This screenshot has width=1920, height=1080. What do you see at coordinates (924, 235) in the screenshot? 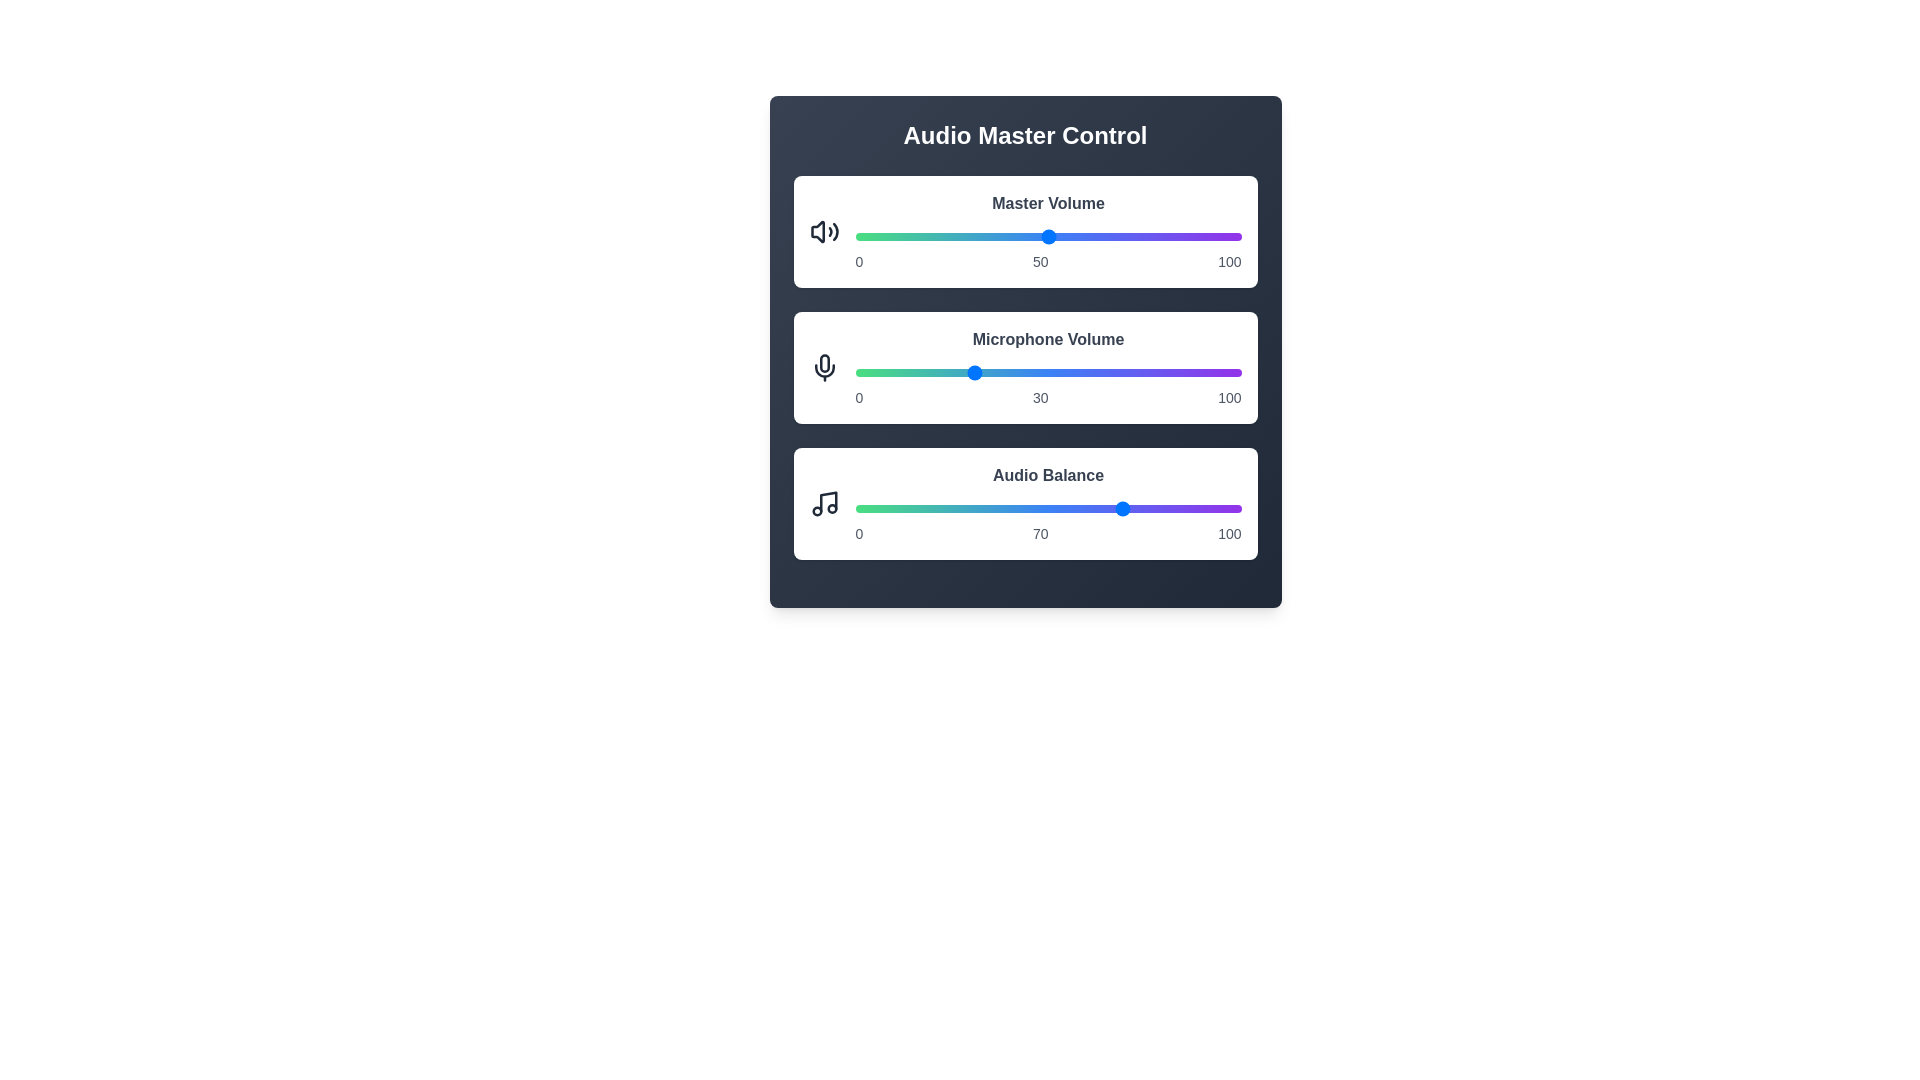
I see `the Master Volume slider to 18%` at bounding box center [924, 235].